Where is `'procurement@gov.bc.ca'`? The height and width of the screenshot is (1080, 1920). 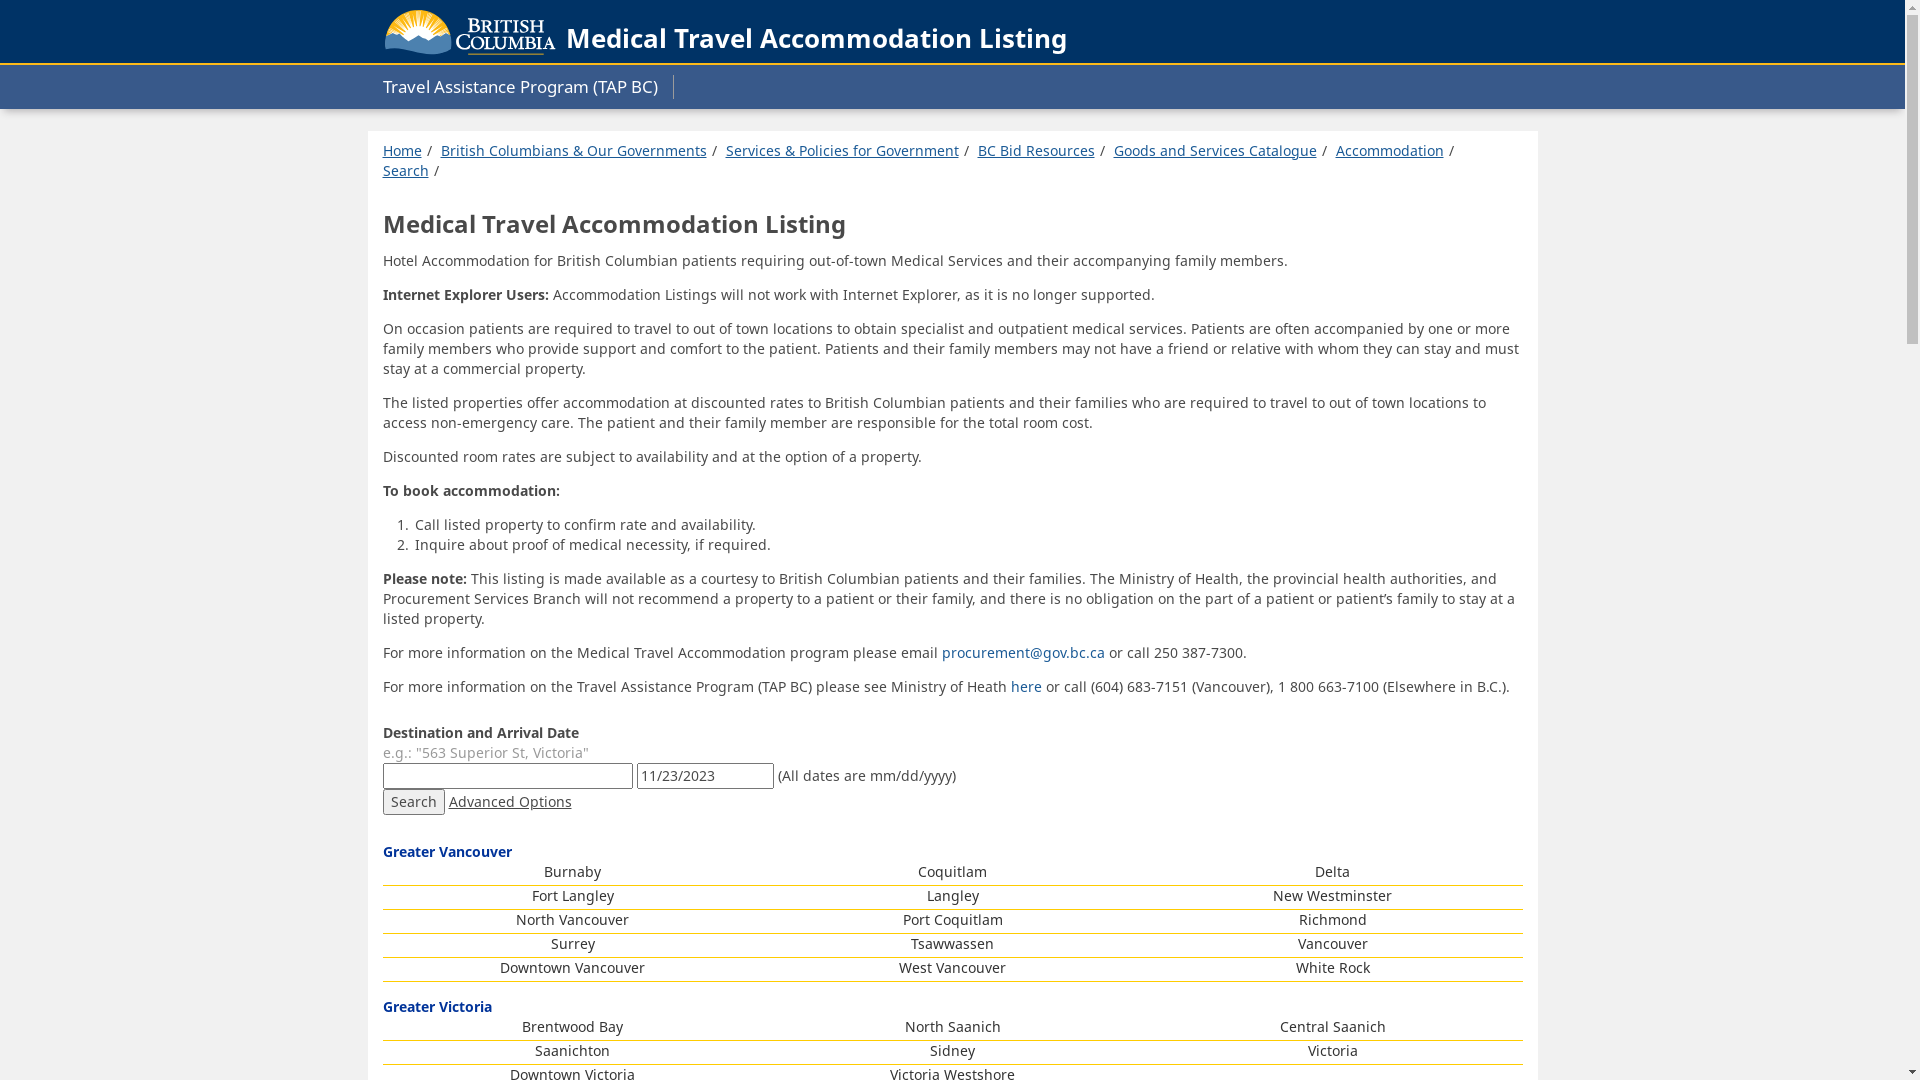
'procurement@gov.bc.ca' is located at coordinates (1023, 652).